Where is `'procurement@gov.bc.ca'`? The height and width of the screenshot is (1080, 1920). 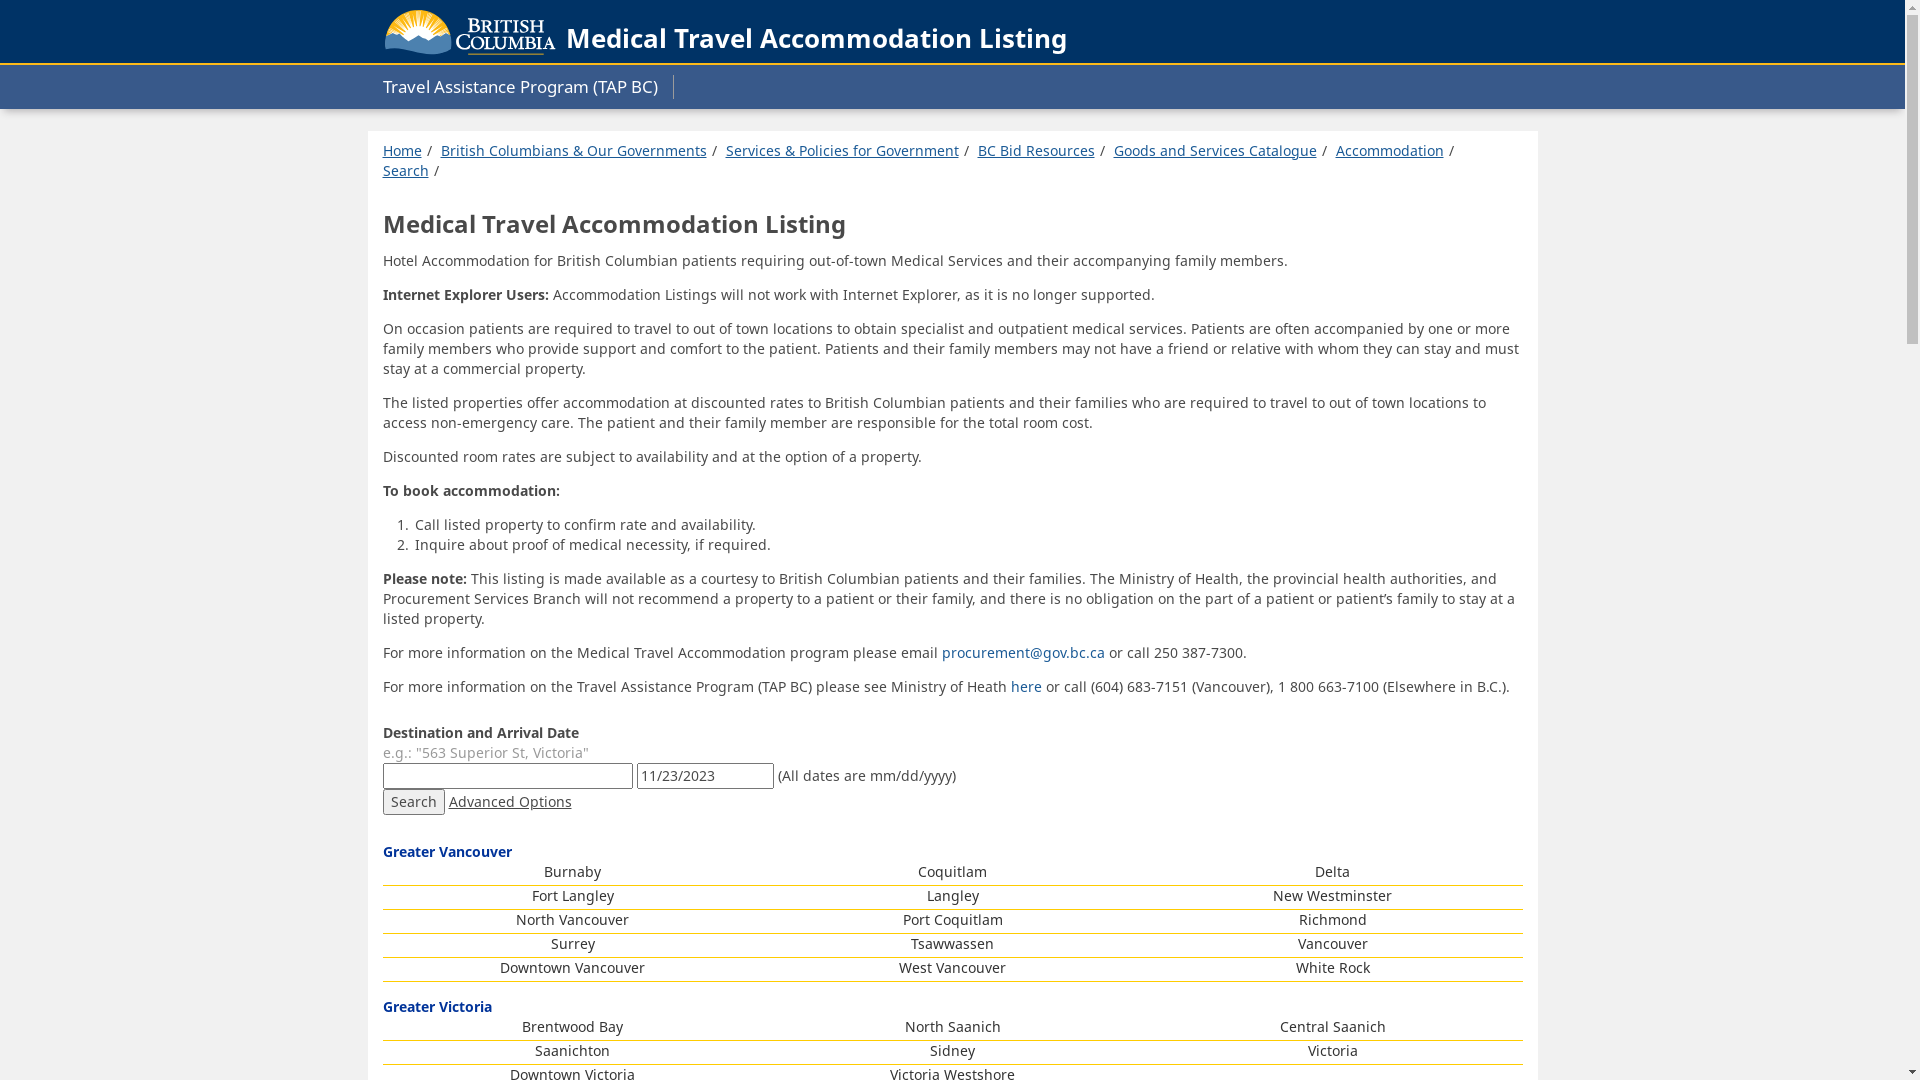
'procurement@gov.bc.ca' is located at coordinates (1023, 652).